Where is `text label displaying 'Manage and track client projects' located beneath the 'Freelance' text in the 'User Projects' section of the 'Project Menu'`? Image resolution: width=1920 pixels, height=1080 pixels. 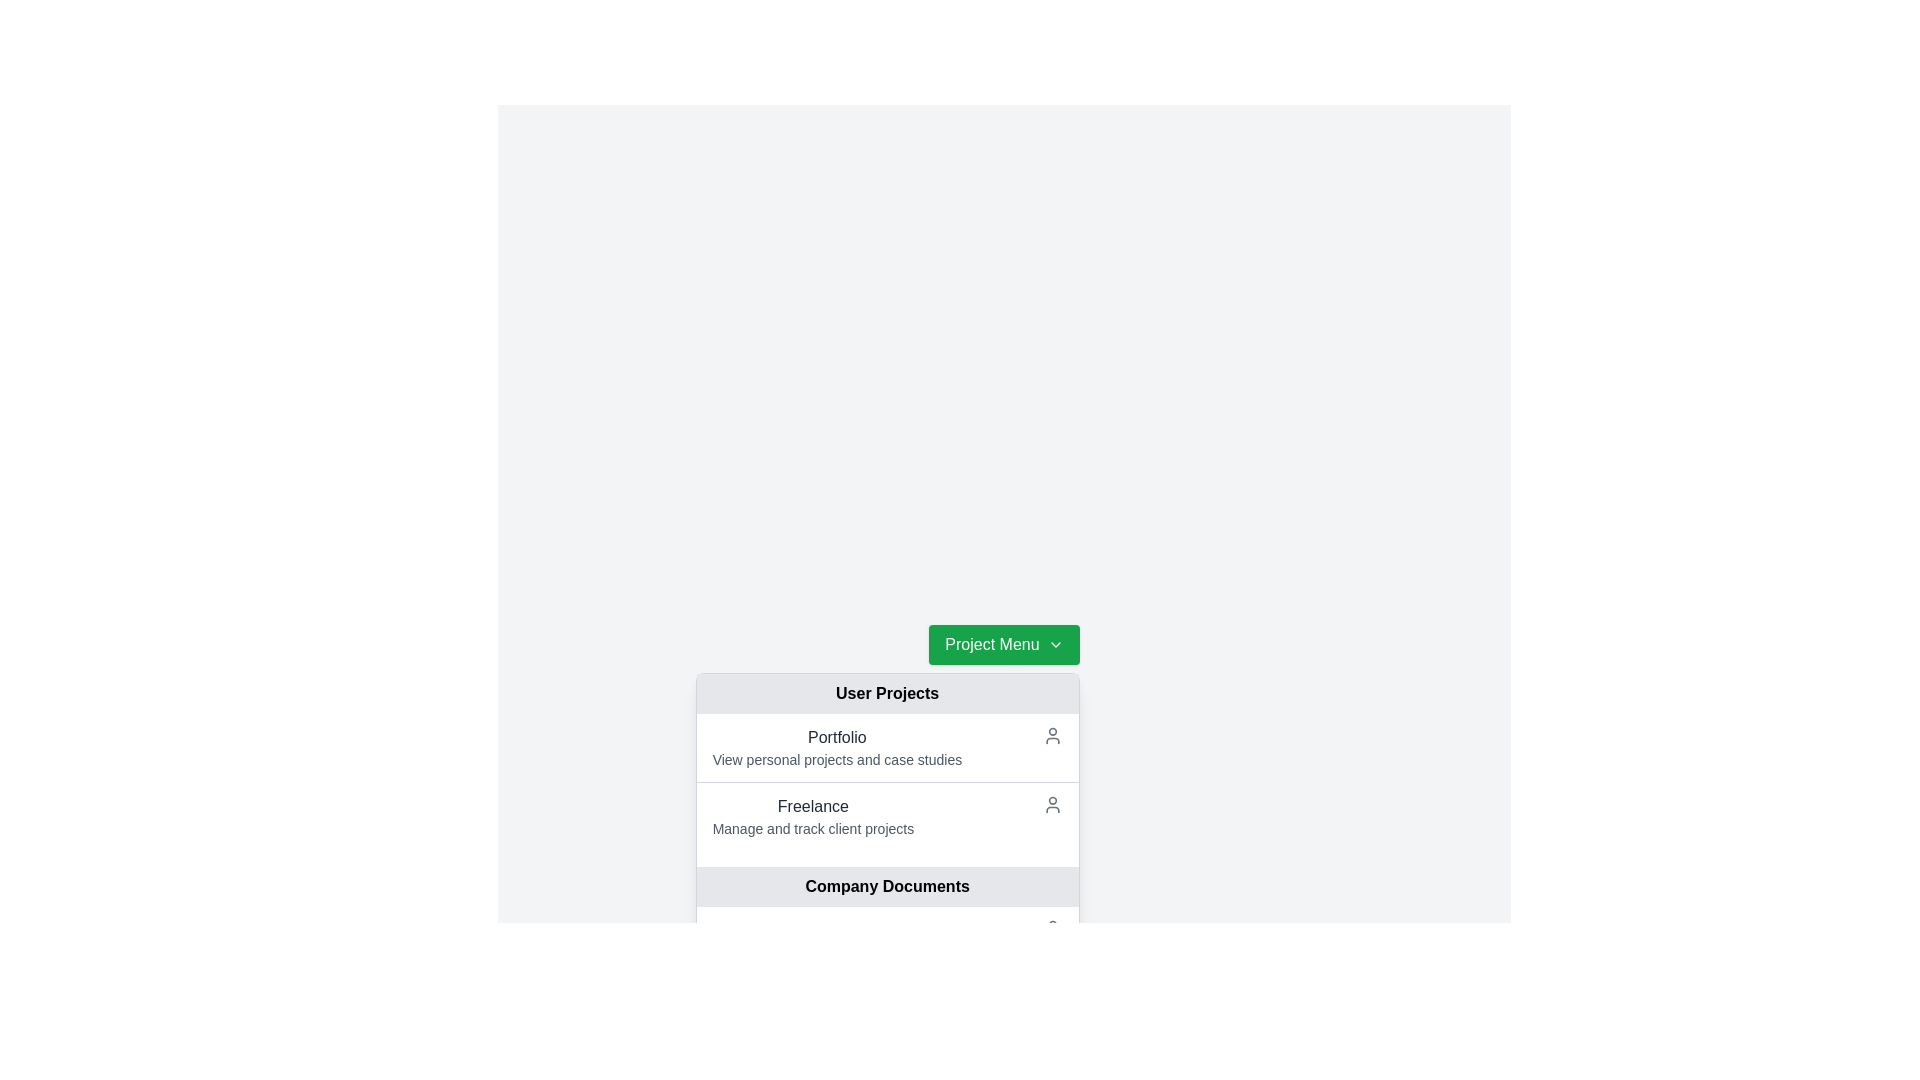
text label displaying 'Manage and track client projects' located beneath the 'Freelance' text in the 'User Projects' section of the 'Project Menu' is located at coordinates (813, 829).